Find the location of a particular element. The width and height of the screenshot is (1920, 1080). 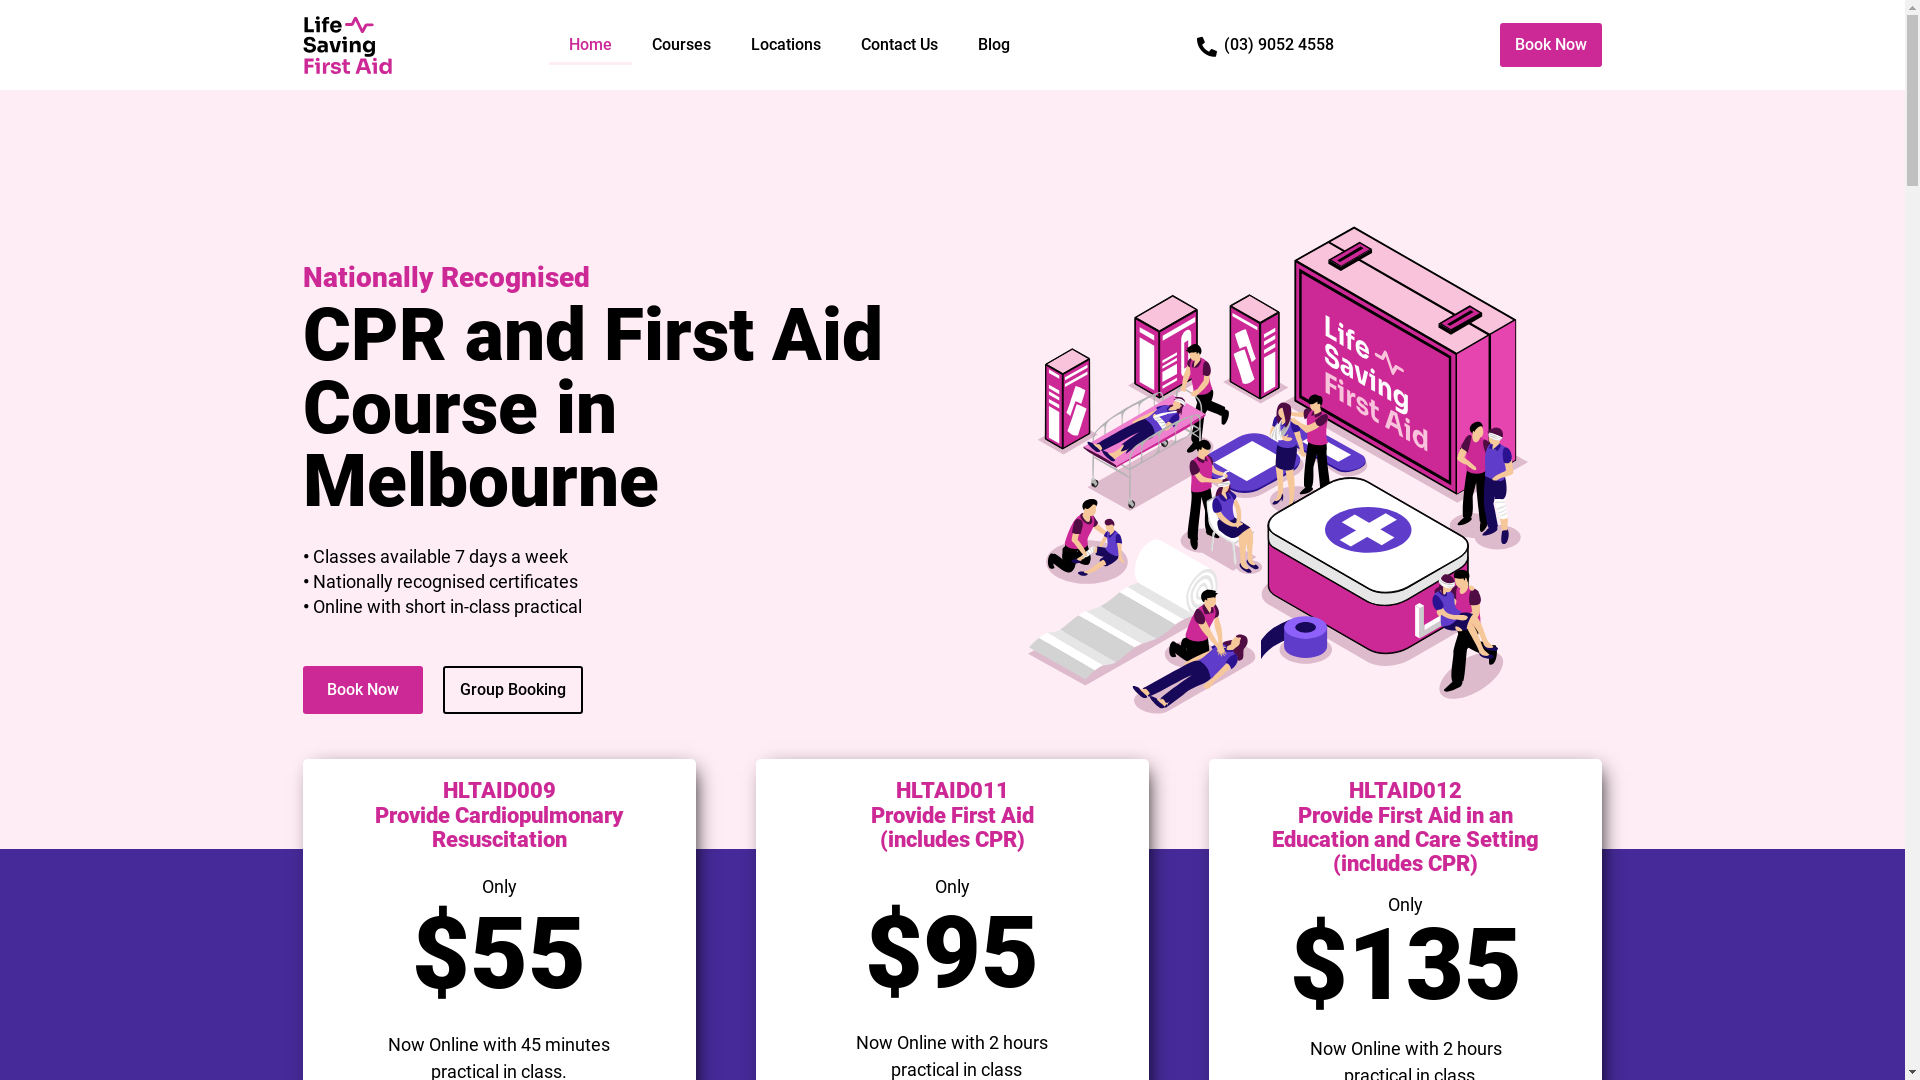

'Locations' is located at coordinates (729, 45).